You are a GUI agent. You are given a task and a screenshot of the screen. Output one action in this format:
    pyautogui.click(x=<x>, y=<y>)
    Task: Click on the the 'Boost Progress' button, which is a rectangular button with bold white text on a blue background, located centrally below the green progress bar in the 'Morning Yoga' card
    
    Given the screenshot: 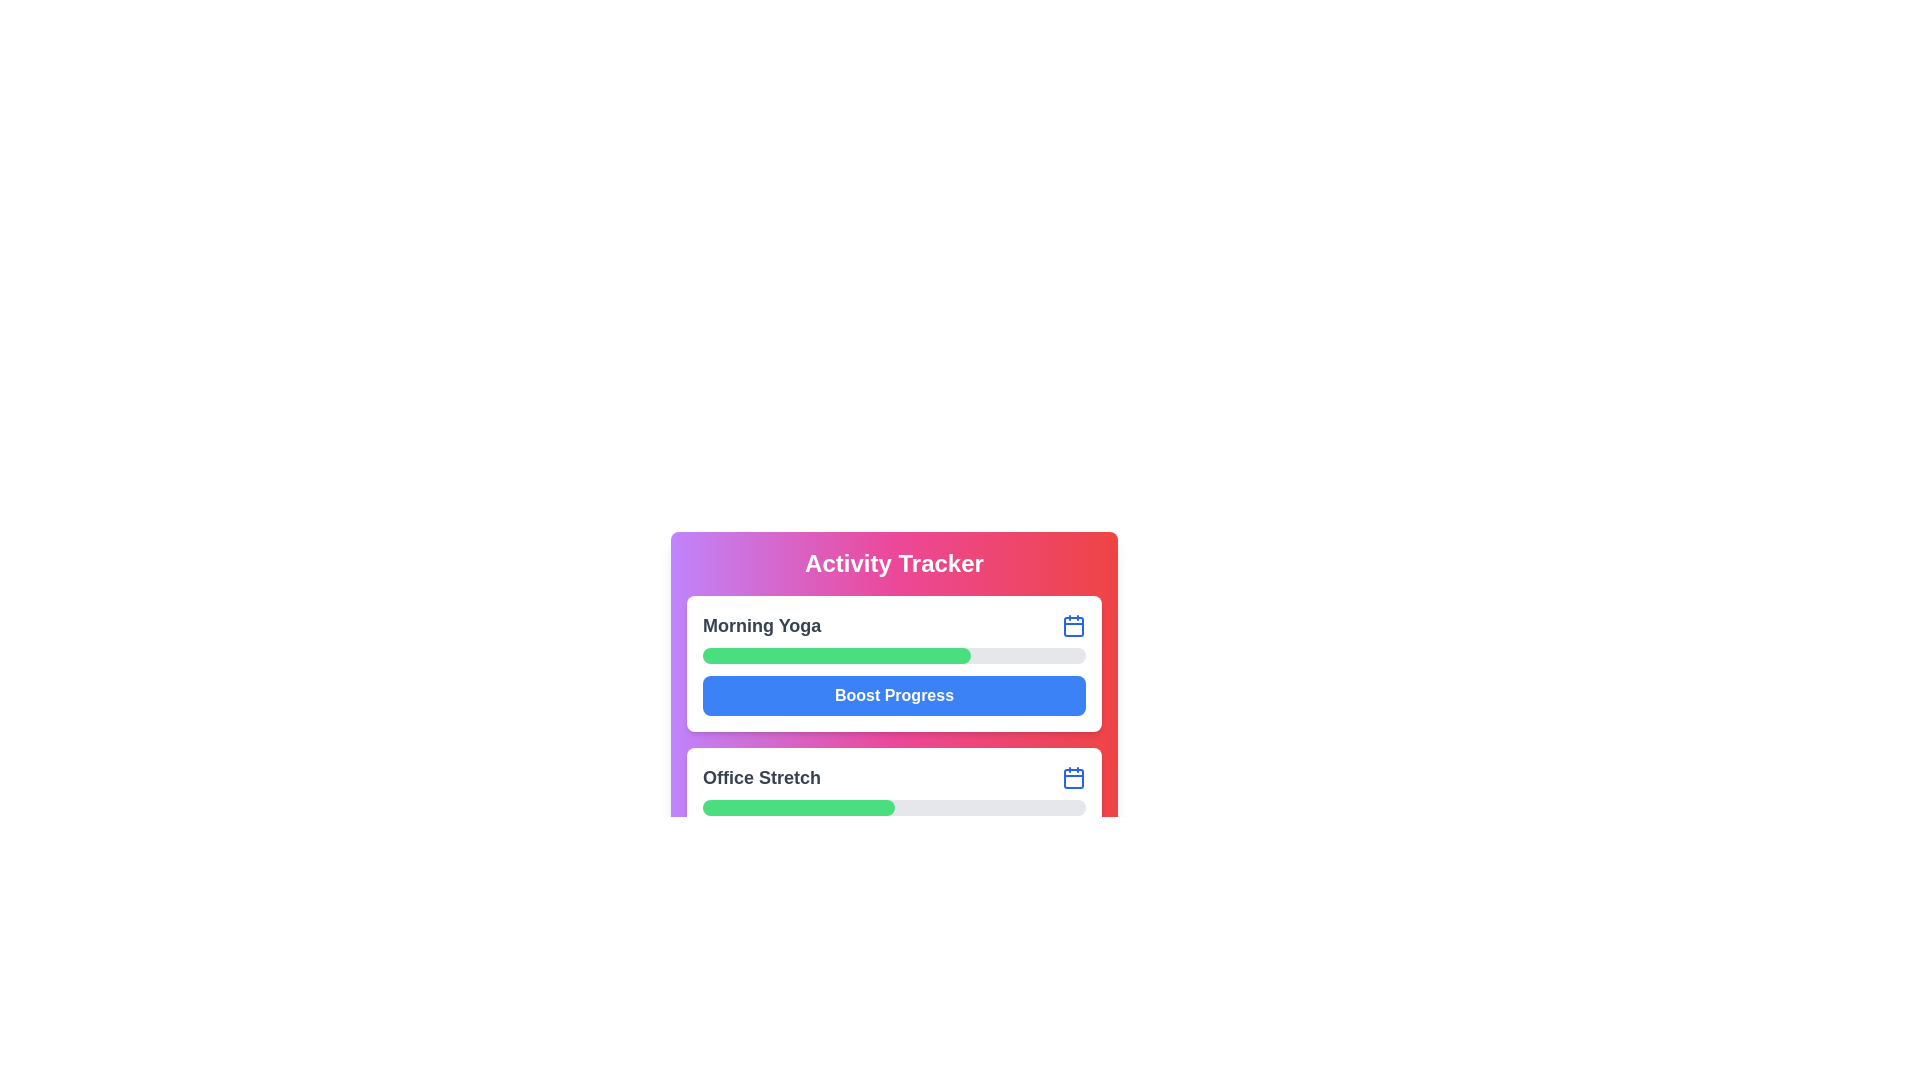 What is the action you would take?
    pyautogui.click(x=893, y=694)
    